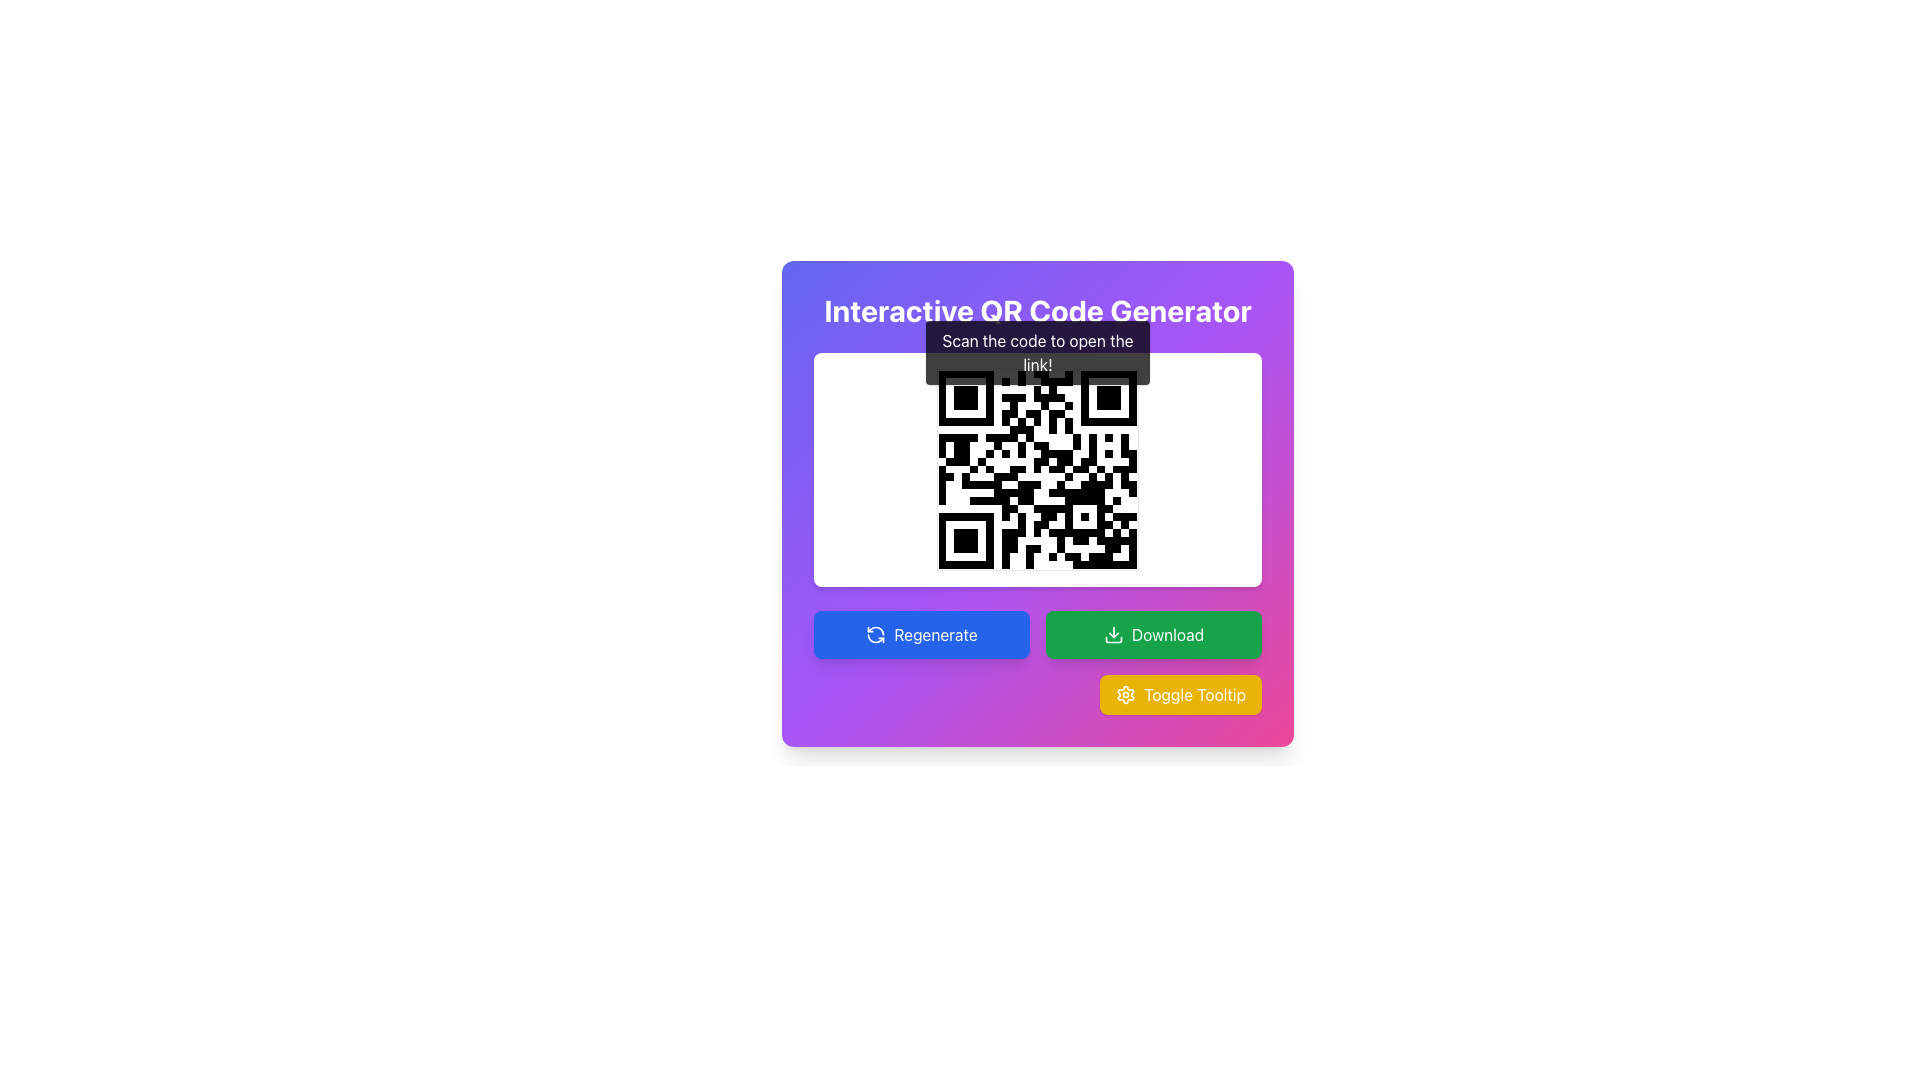 The image size is (1920, 1080). I want to click on the download icon located within the green rectangular 'Download' button at the bottom of the interface to initiate a download action, so click(1112, 635).